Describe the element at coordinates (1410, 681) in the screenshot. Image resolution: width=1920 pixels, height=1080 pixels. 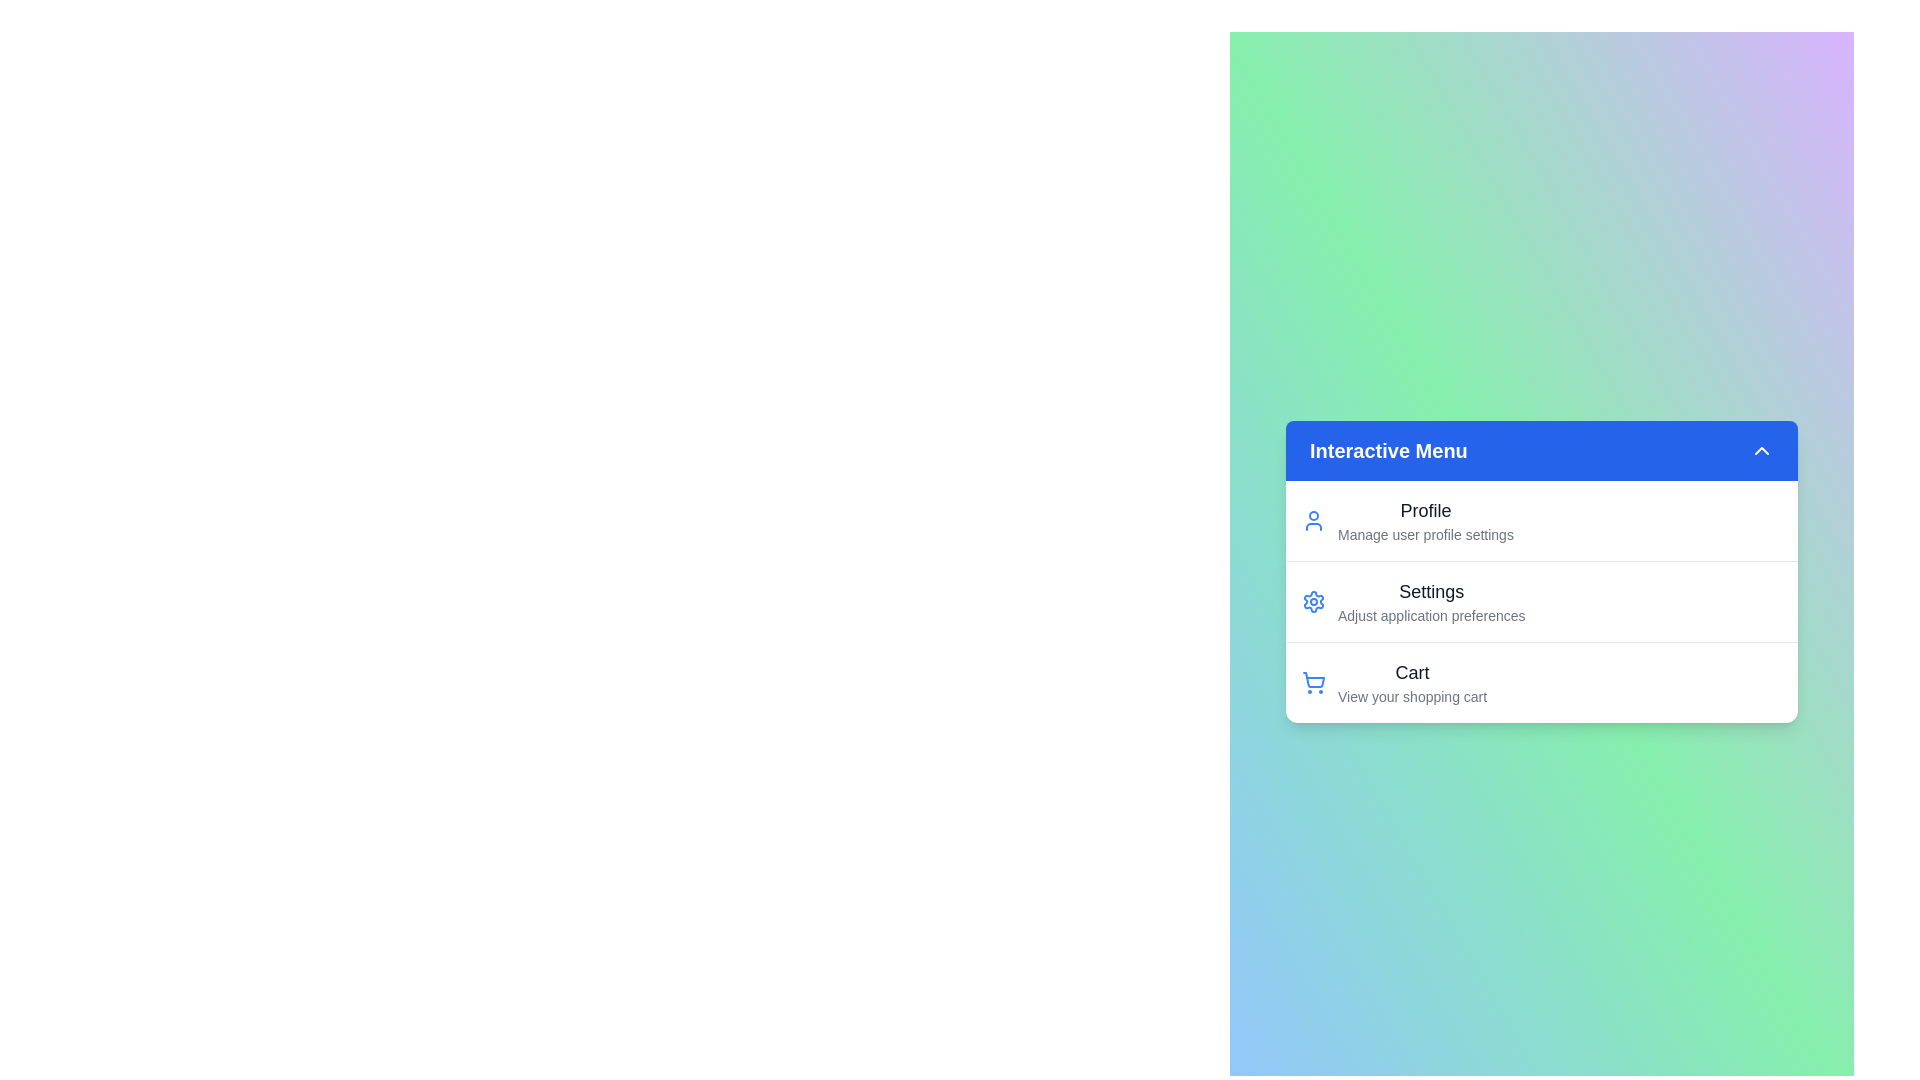
I see `the menu option Cart` at that location.